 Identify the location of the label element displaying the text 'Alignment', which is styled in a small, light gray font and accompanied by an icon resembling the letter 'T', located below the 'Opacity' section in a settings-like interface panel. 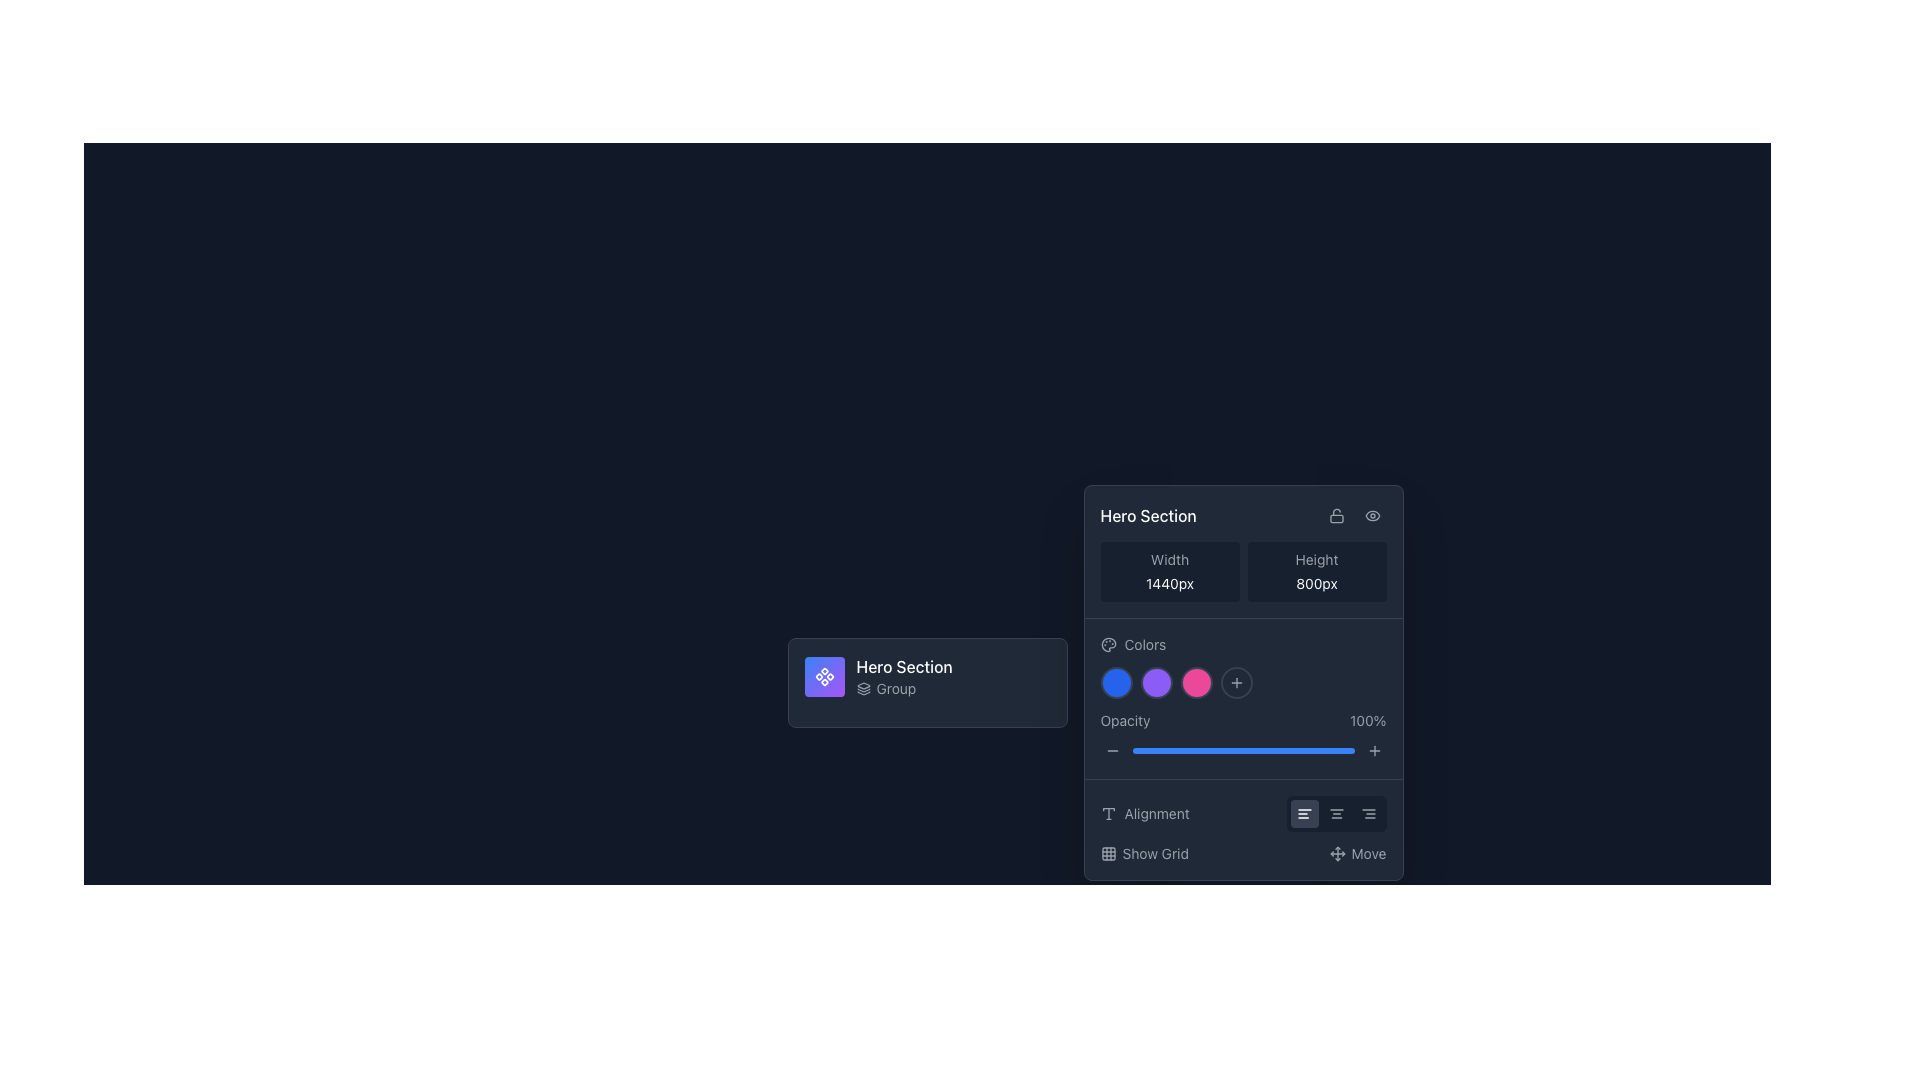
(1145, 813).